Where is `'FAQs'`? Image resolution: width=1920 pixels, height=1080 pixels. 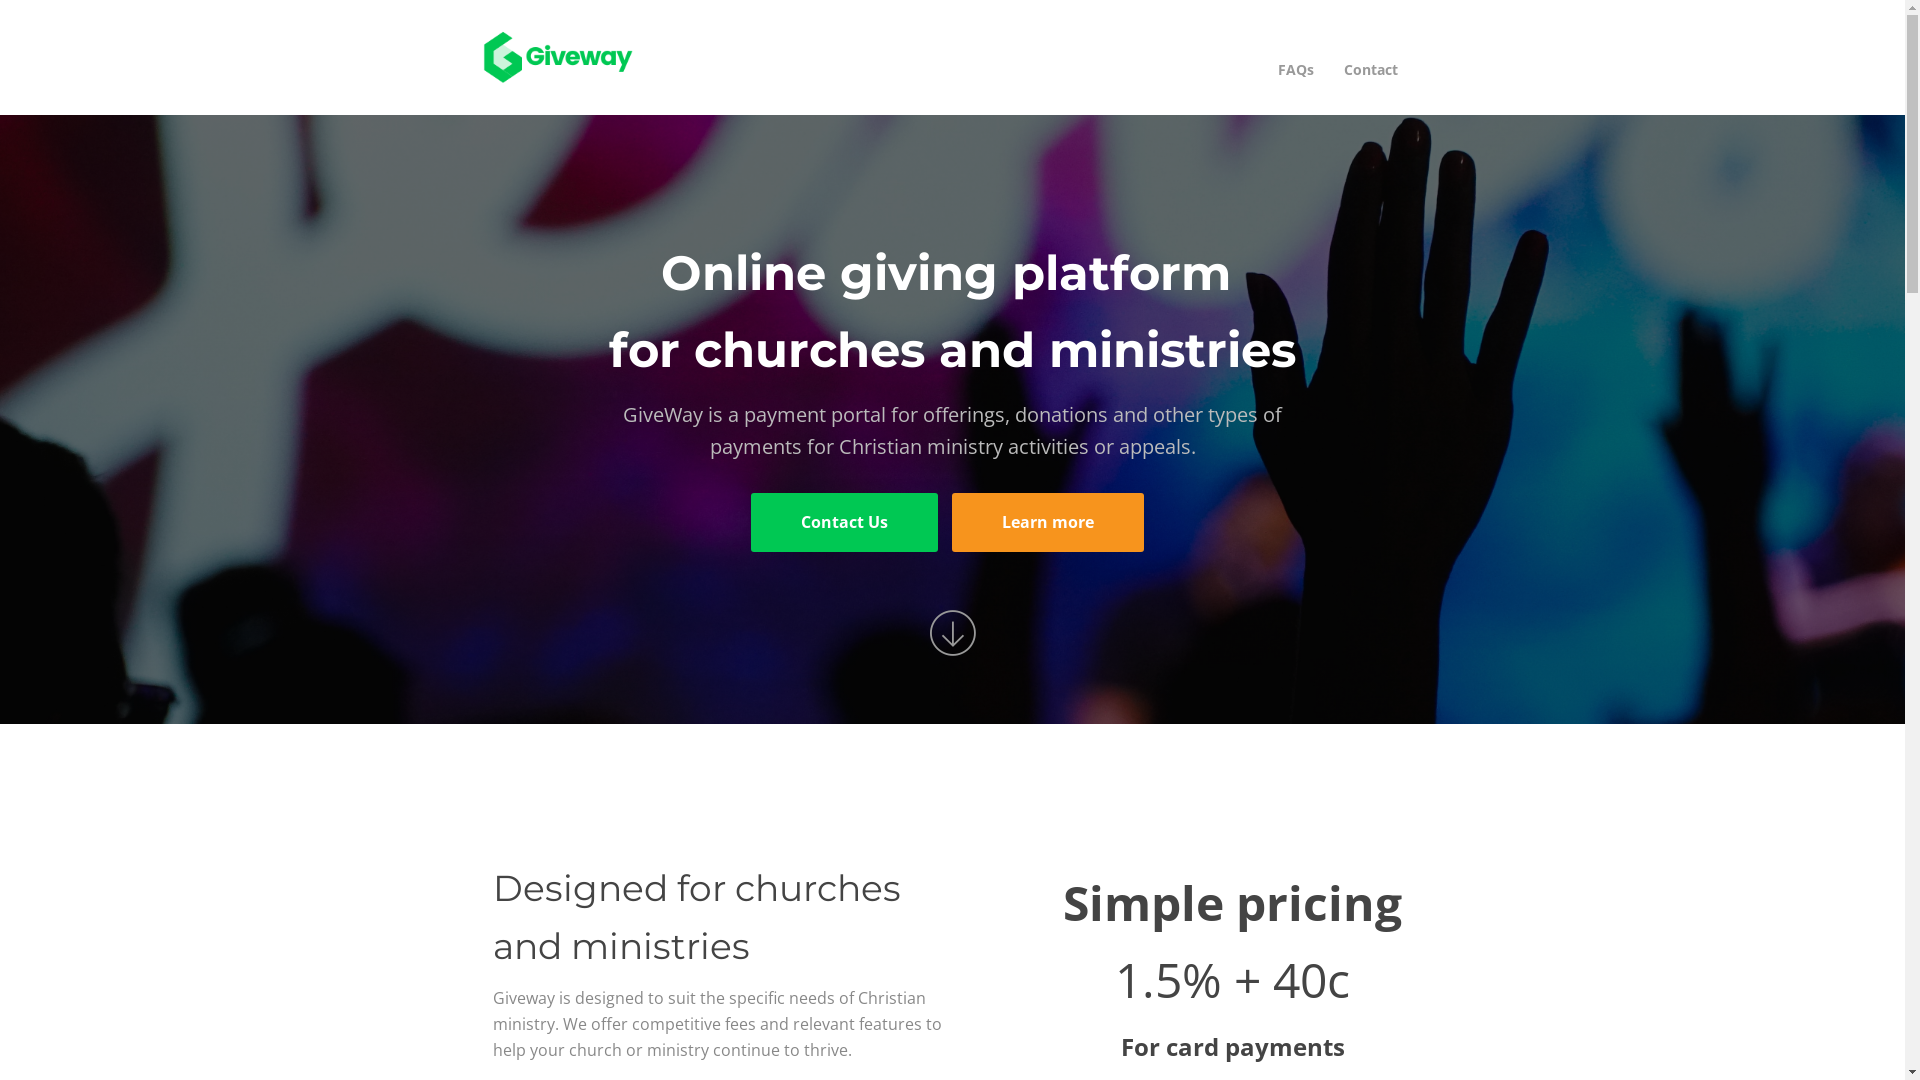 'FAQs' is located at coordinates (1261, 68).